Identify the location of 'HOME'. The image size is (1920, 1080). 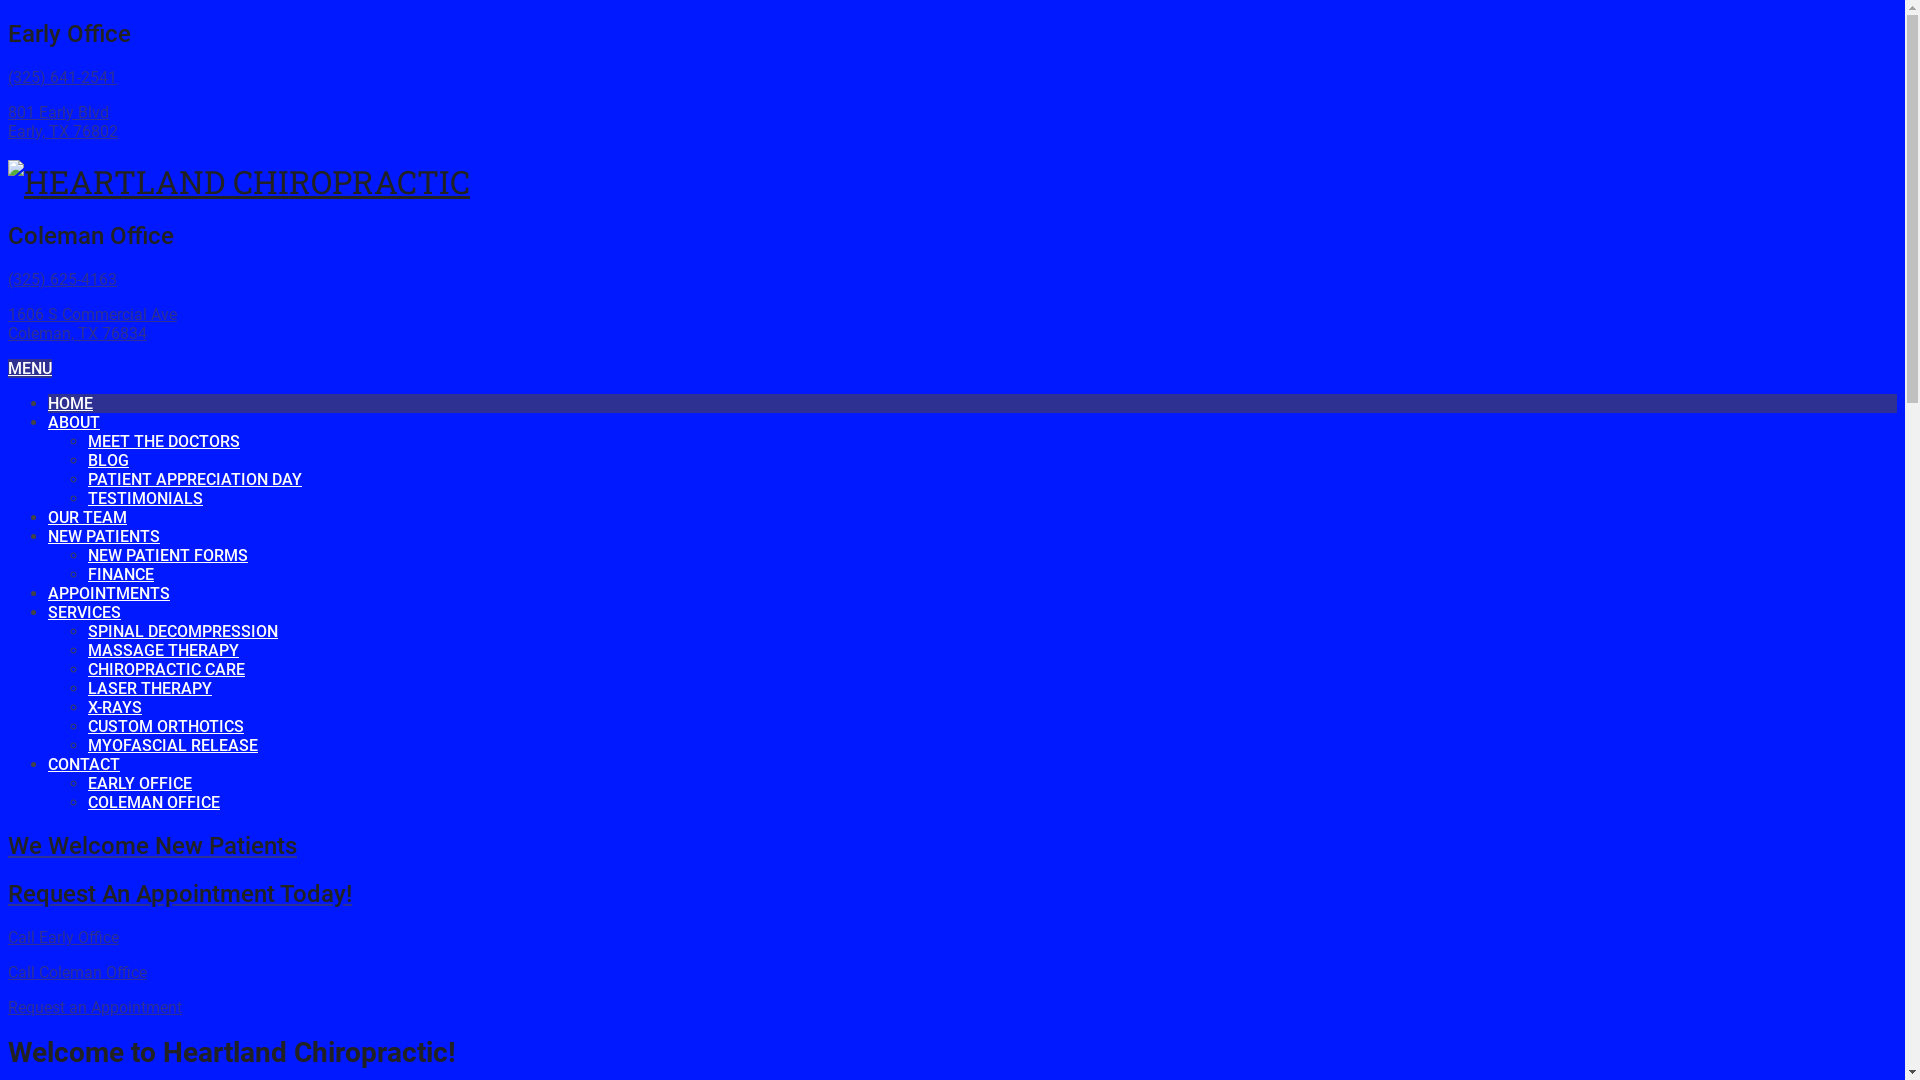
(70, 403).